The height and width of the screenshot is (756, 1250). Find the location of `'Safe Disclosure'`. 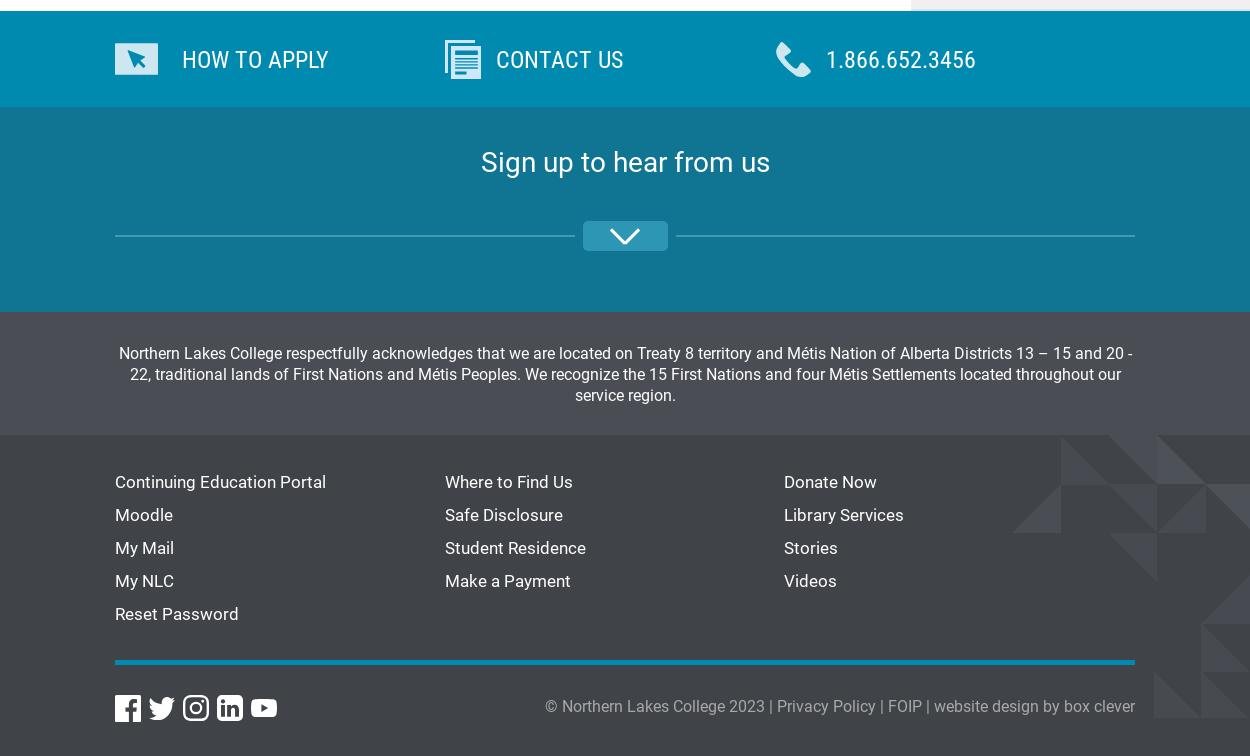

'Safe Disclosure' is located at coordinates (504, 513).